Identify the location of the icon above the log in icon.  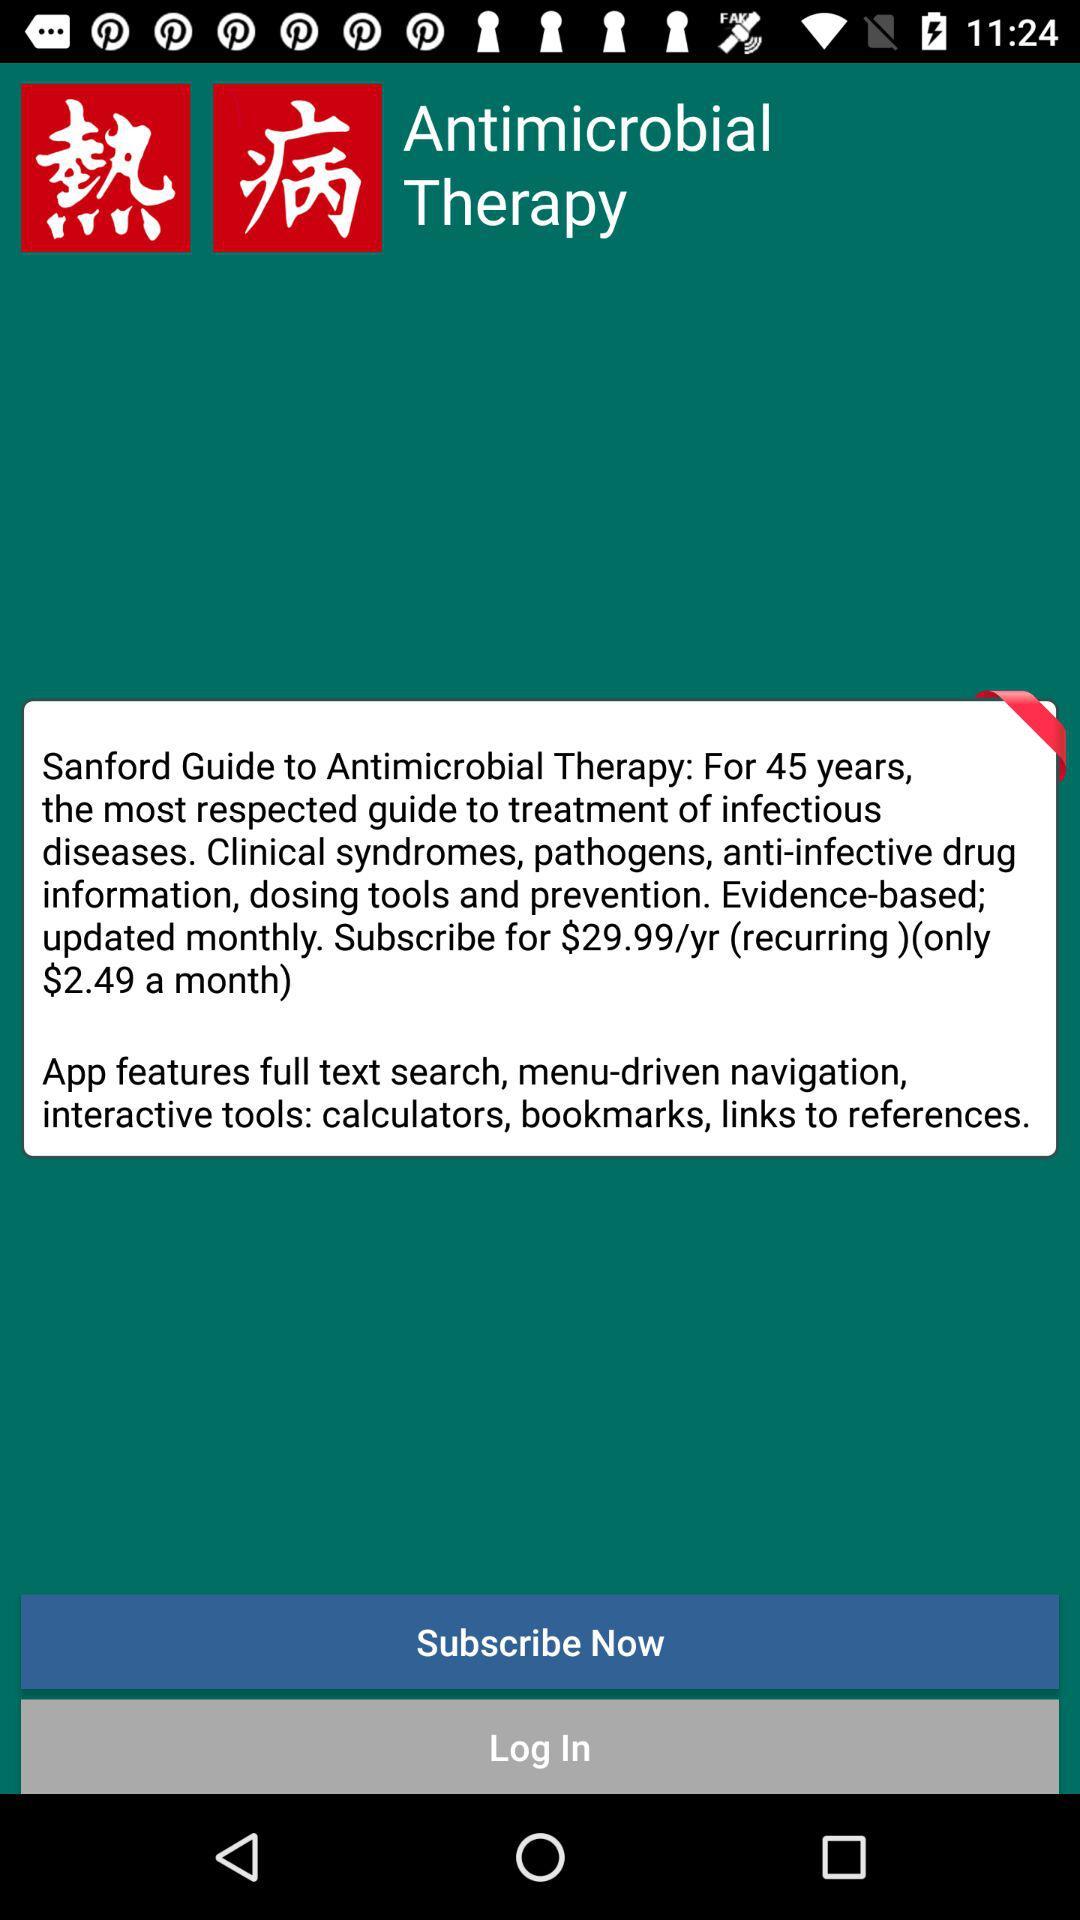
(540, 1641).